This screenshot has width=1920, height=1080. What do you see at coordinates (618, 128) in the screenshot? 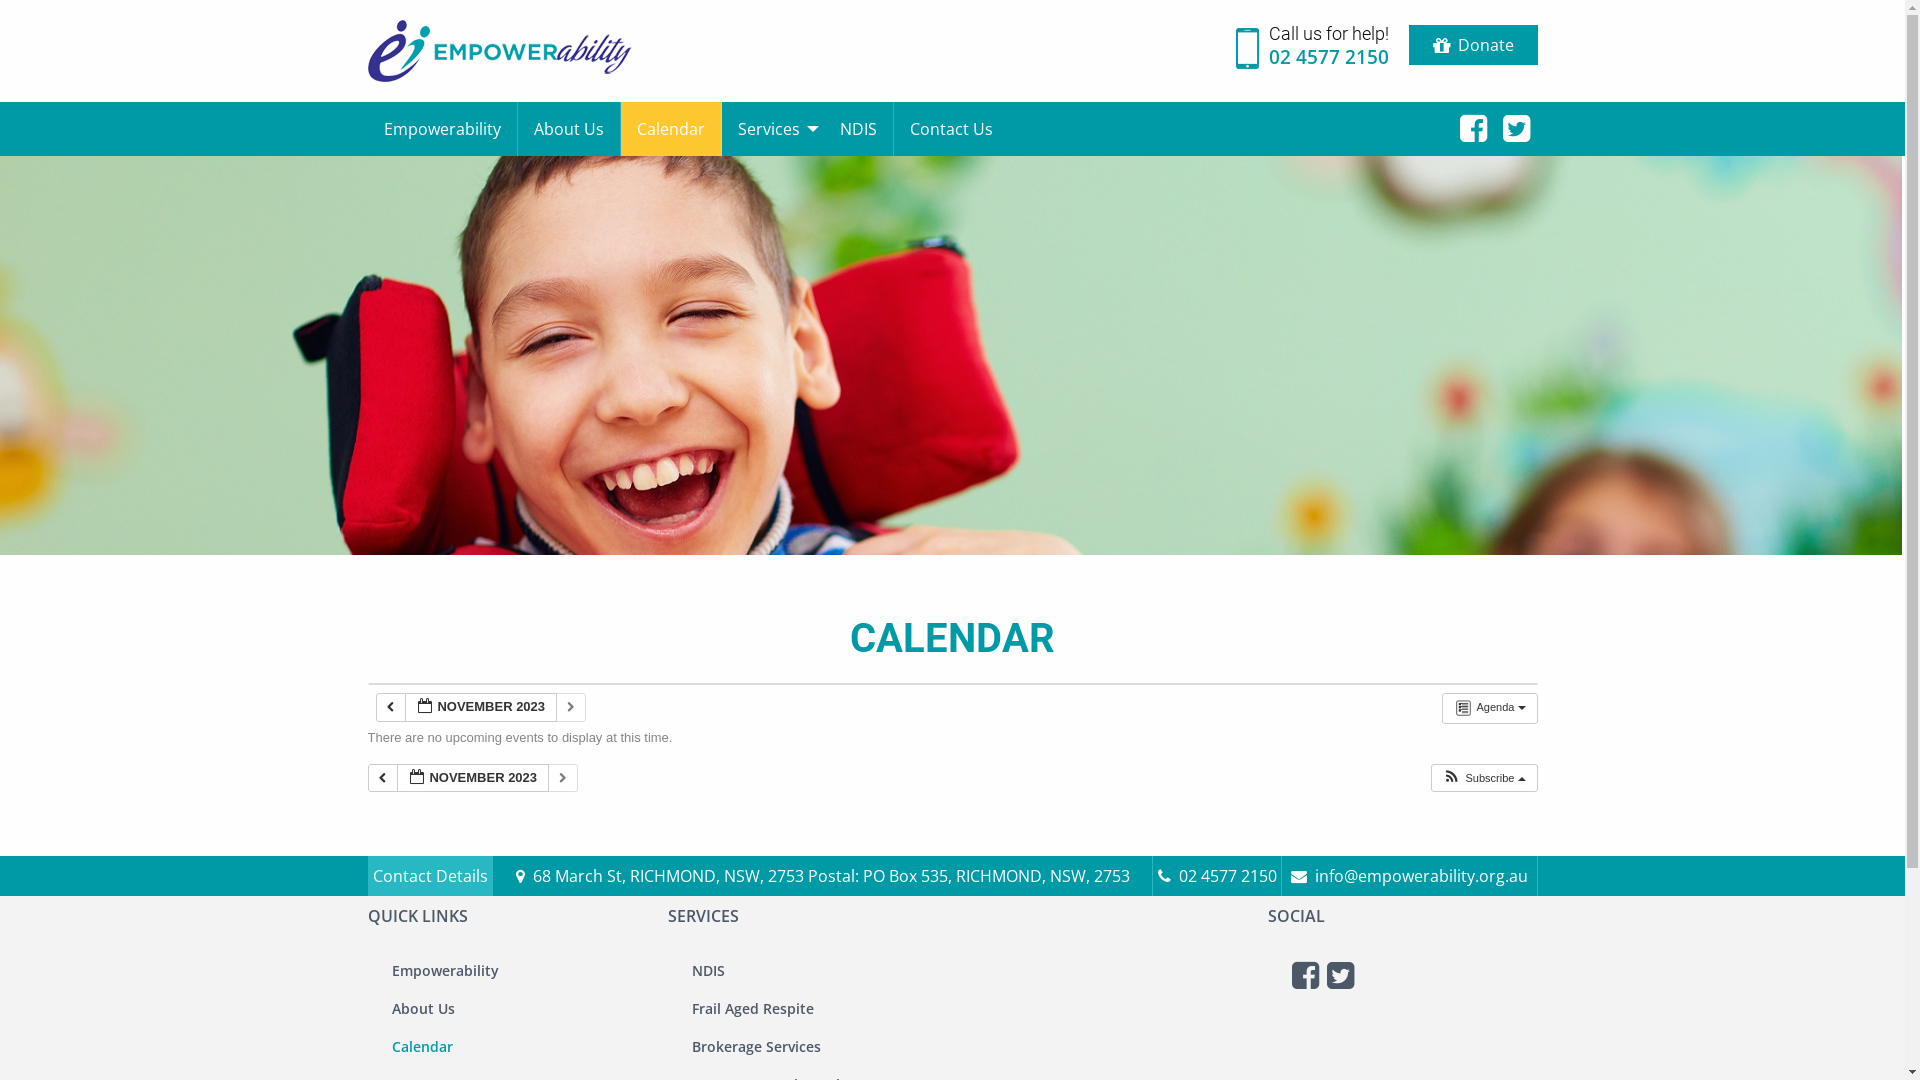
I see `'Calendar'` at bounding box center [618, 128].